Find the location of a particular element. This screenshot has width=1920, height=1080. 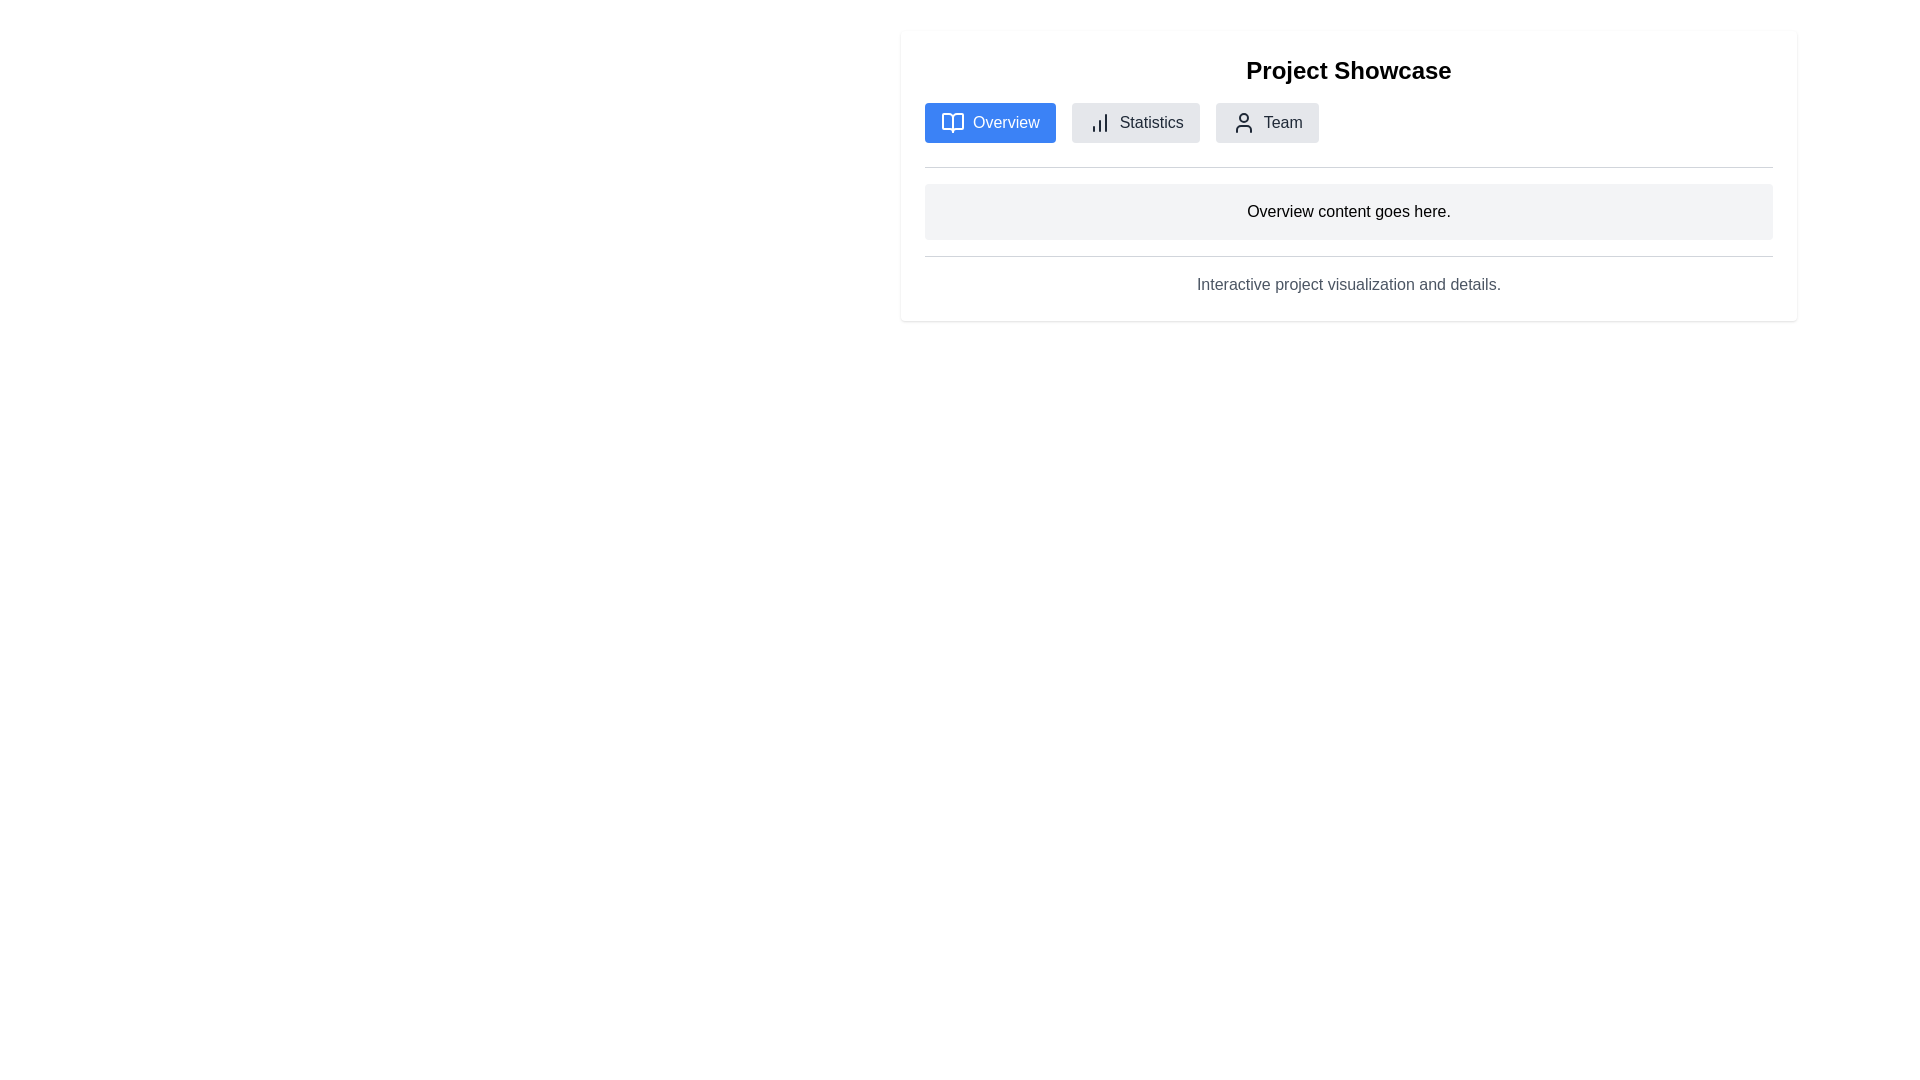

the text label that displays the word 'Overview', which is styled with a sans-serif font and located within a button-like area with rounded corners is located at coordinates (1006, 123).